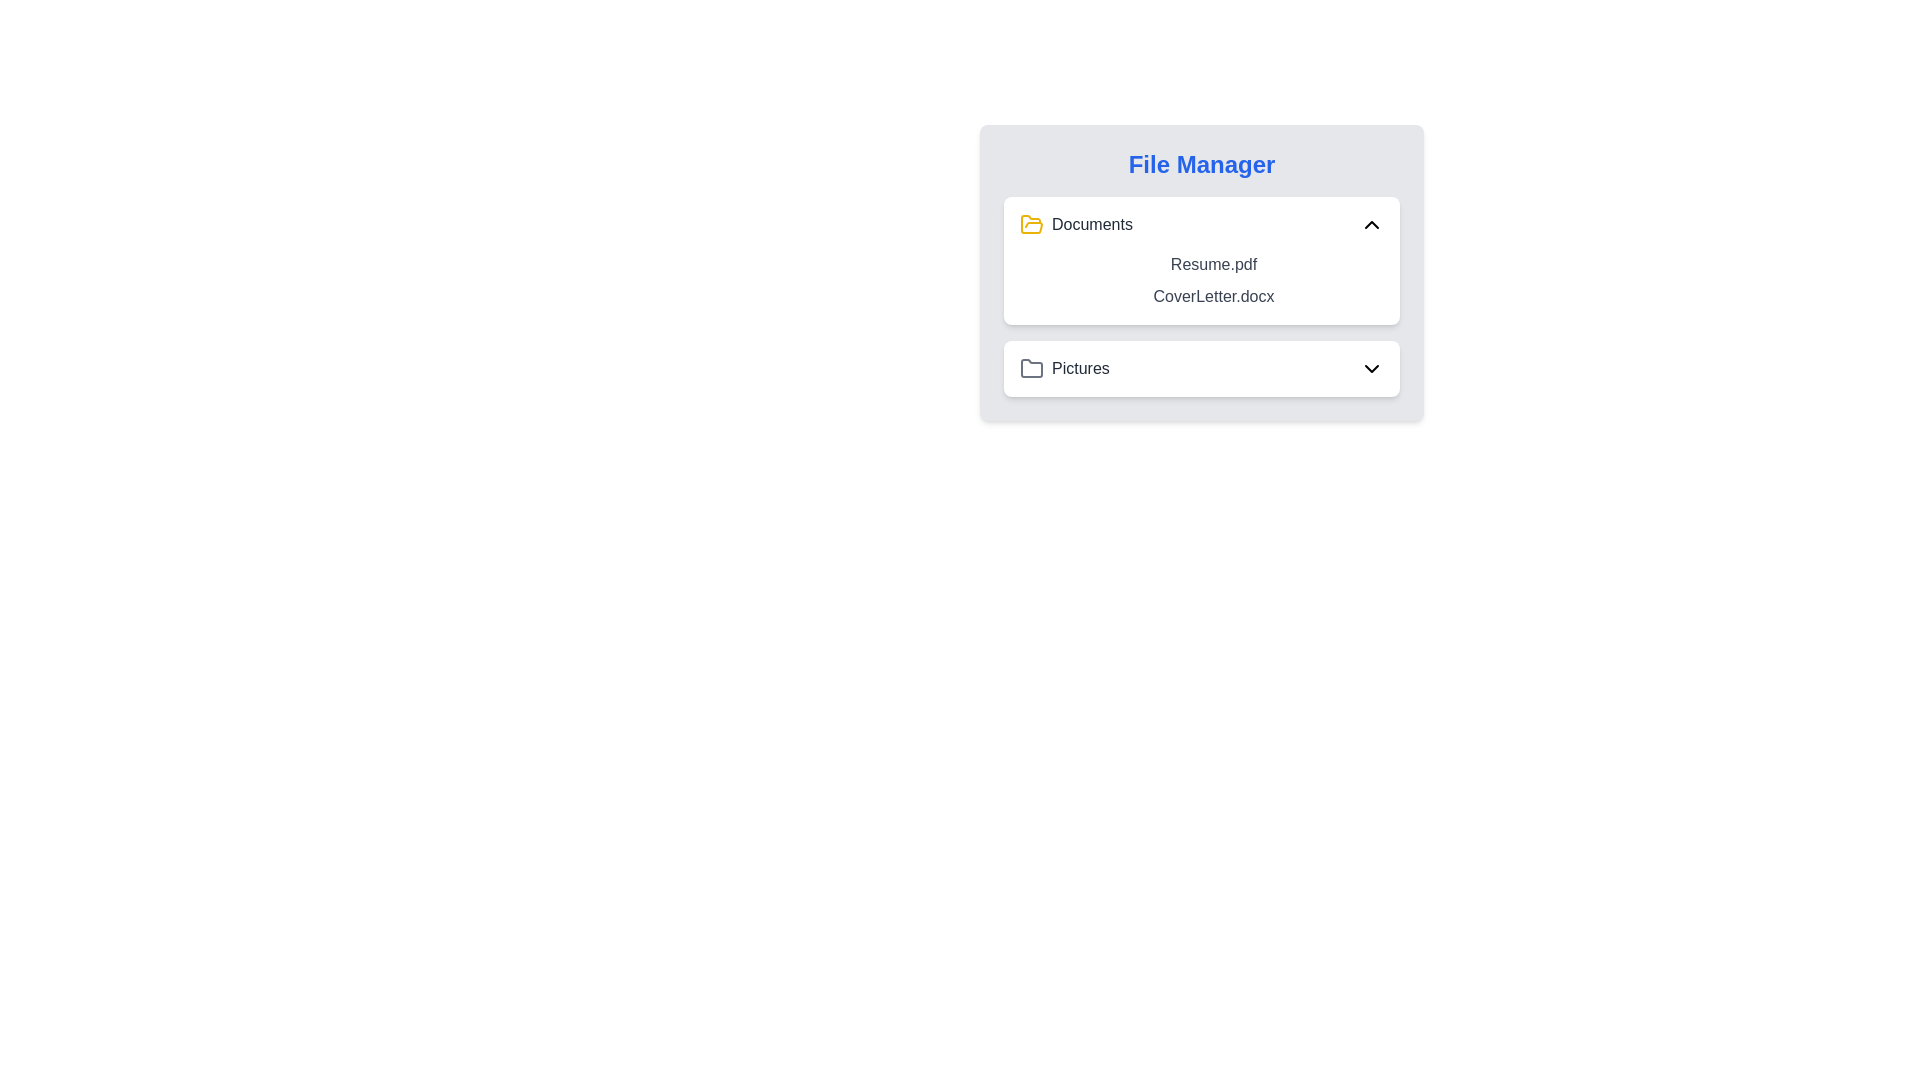 The width and height of the screenshot is (1920, 1080). I want to click on the dropdown arrow of the 'Pictures' folder item in the File Manager section, so click(1200, 369).